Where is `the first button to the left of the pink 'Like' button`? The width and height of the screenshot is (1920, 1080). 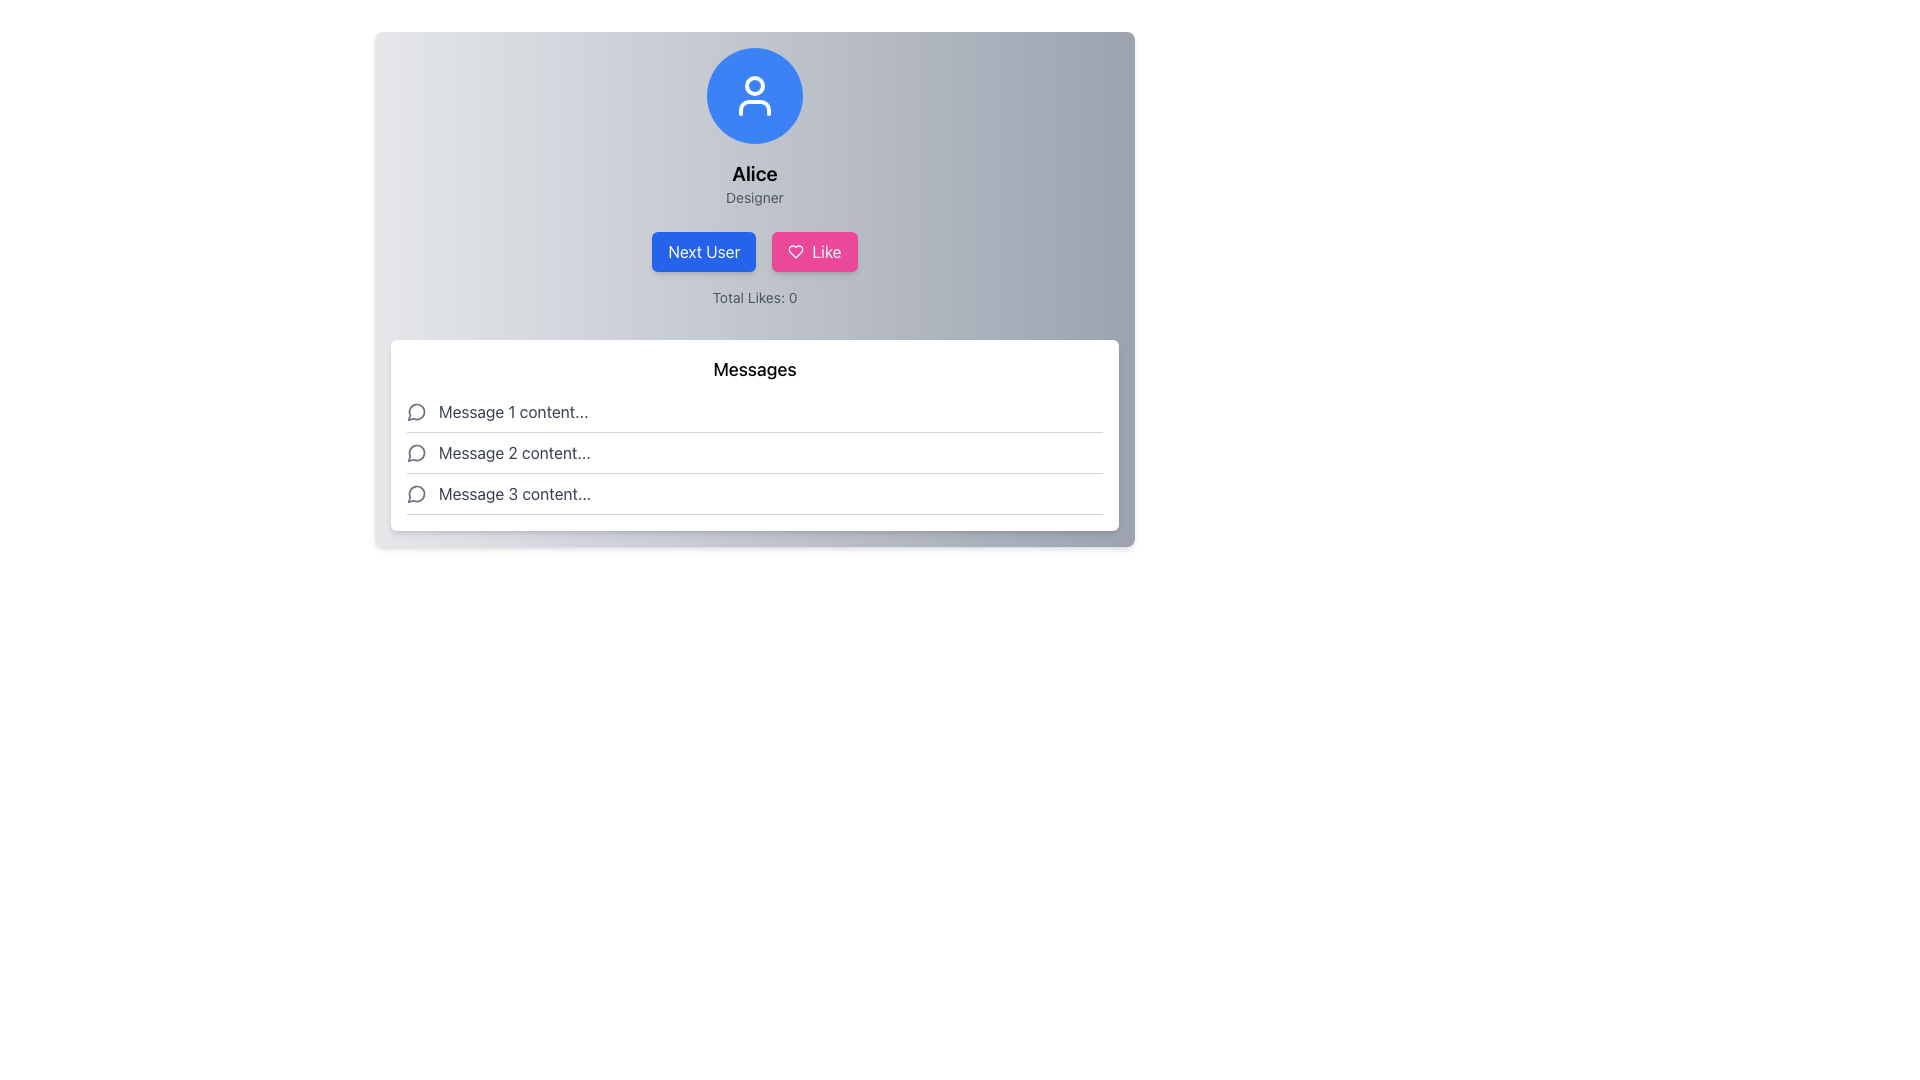
the first button to the left of the pink 'Like' button is located at coordinates (704, 250).